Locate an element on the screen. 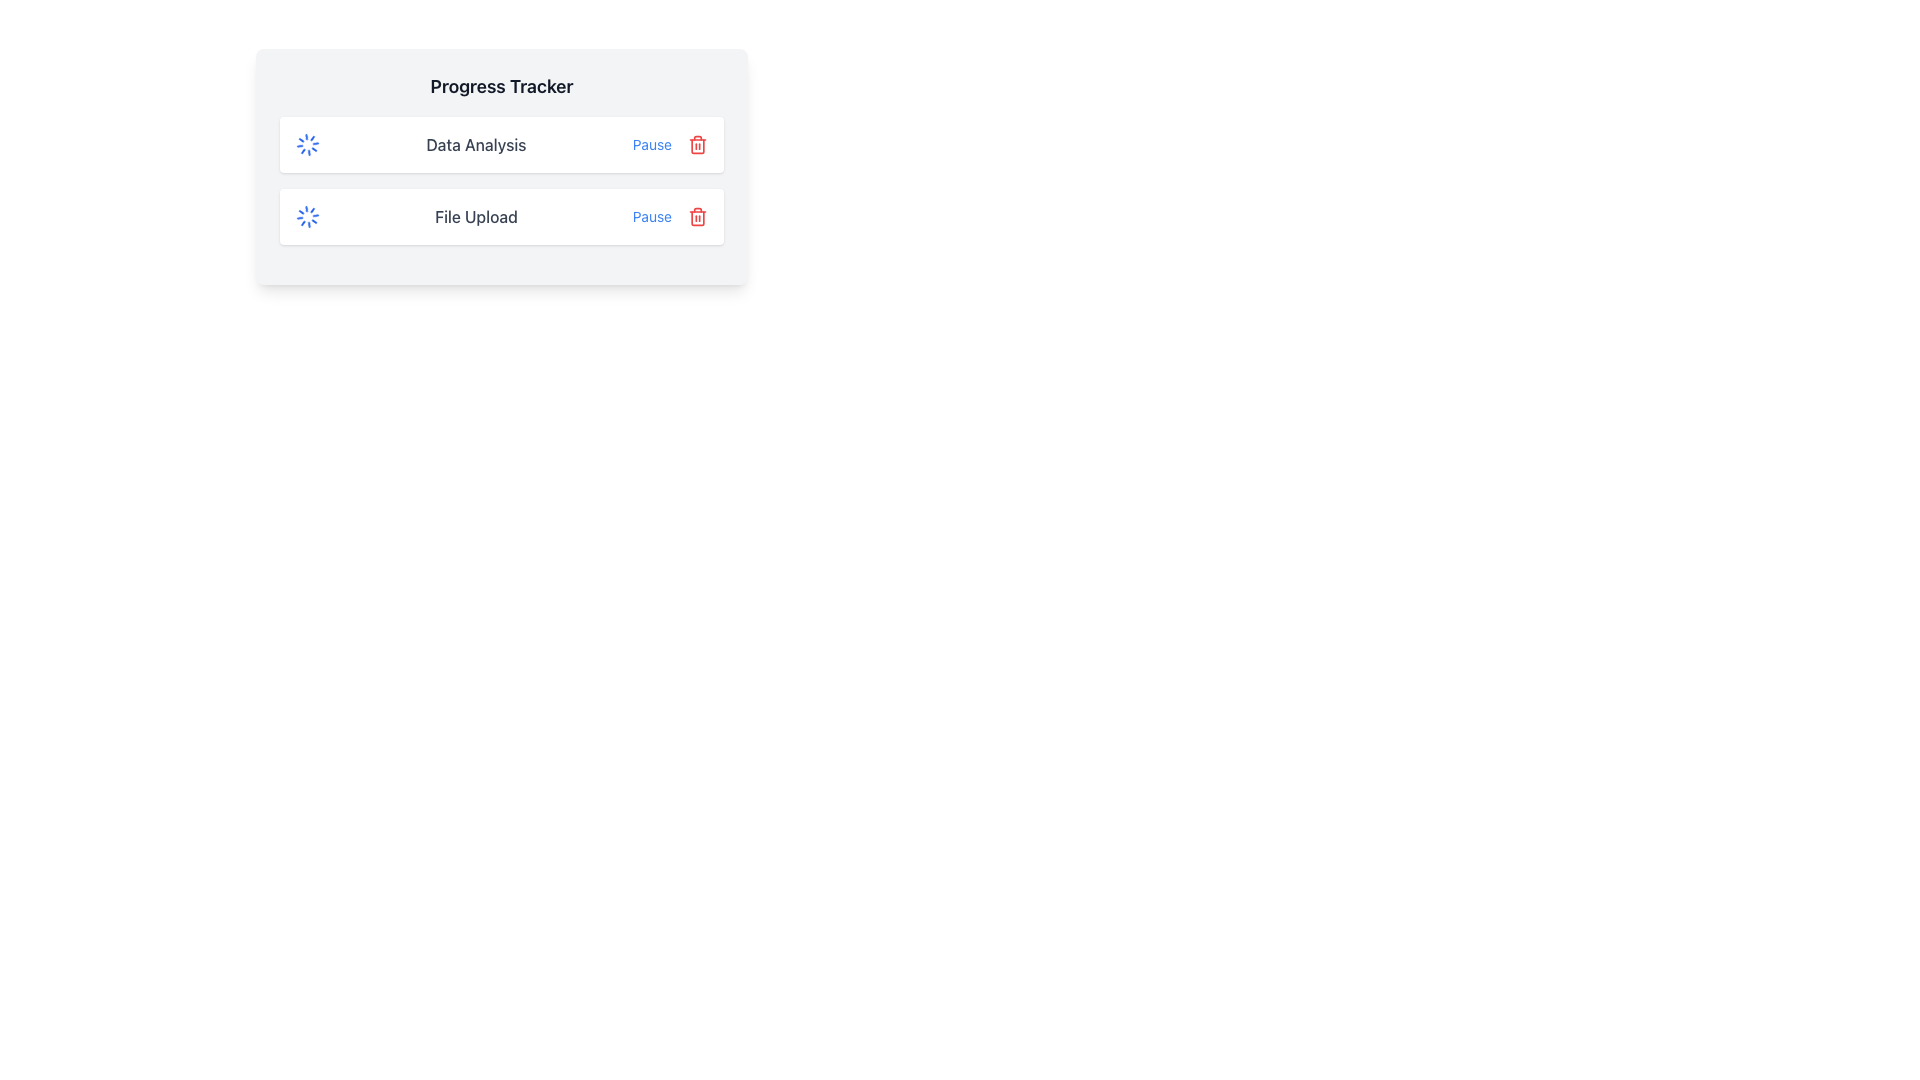  the red trash can icon at the end of the row labeled 'File Upload' is located at coordinates (697, 216).